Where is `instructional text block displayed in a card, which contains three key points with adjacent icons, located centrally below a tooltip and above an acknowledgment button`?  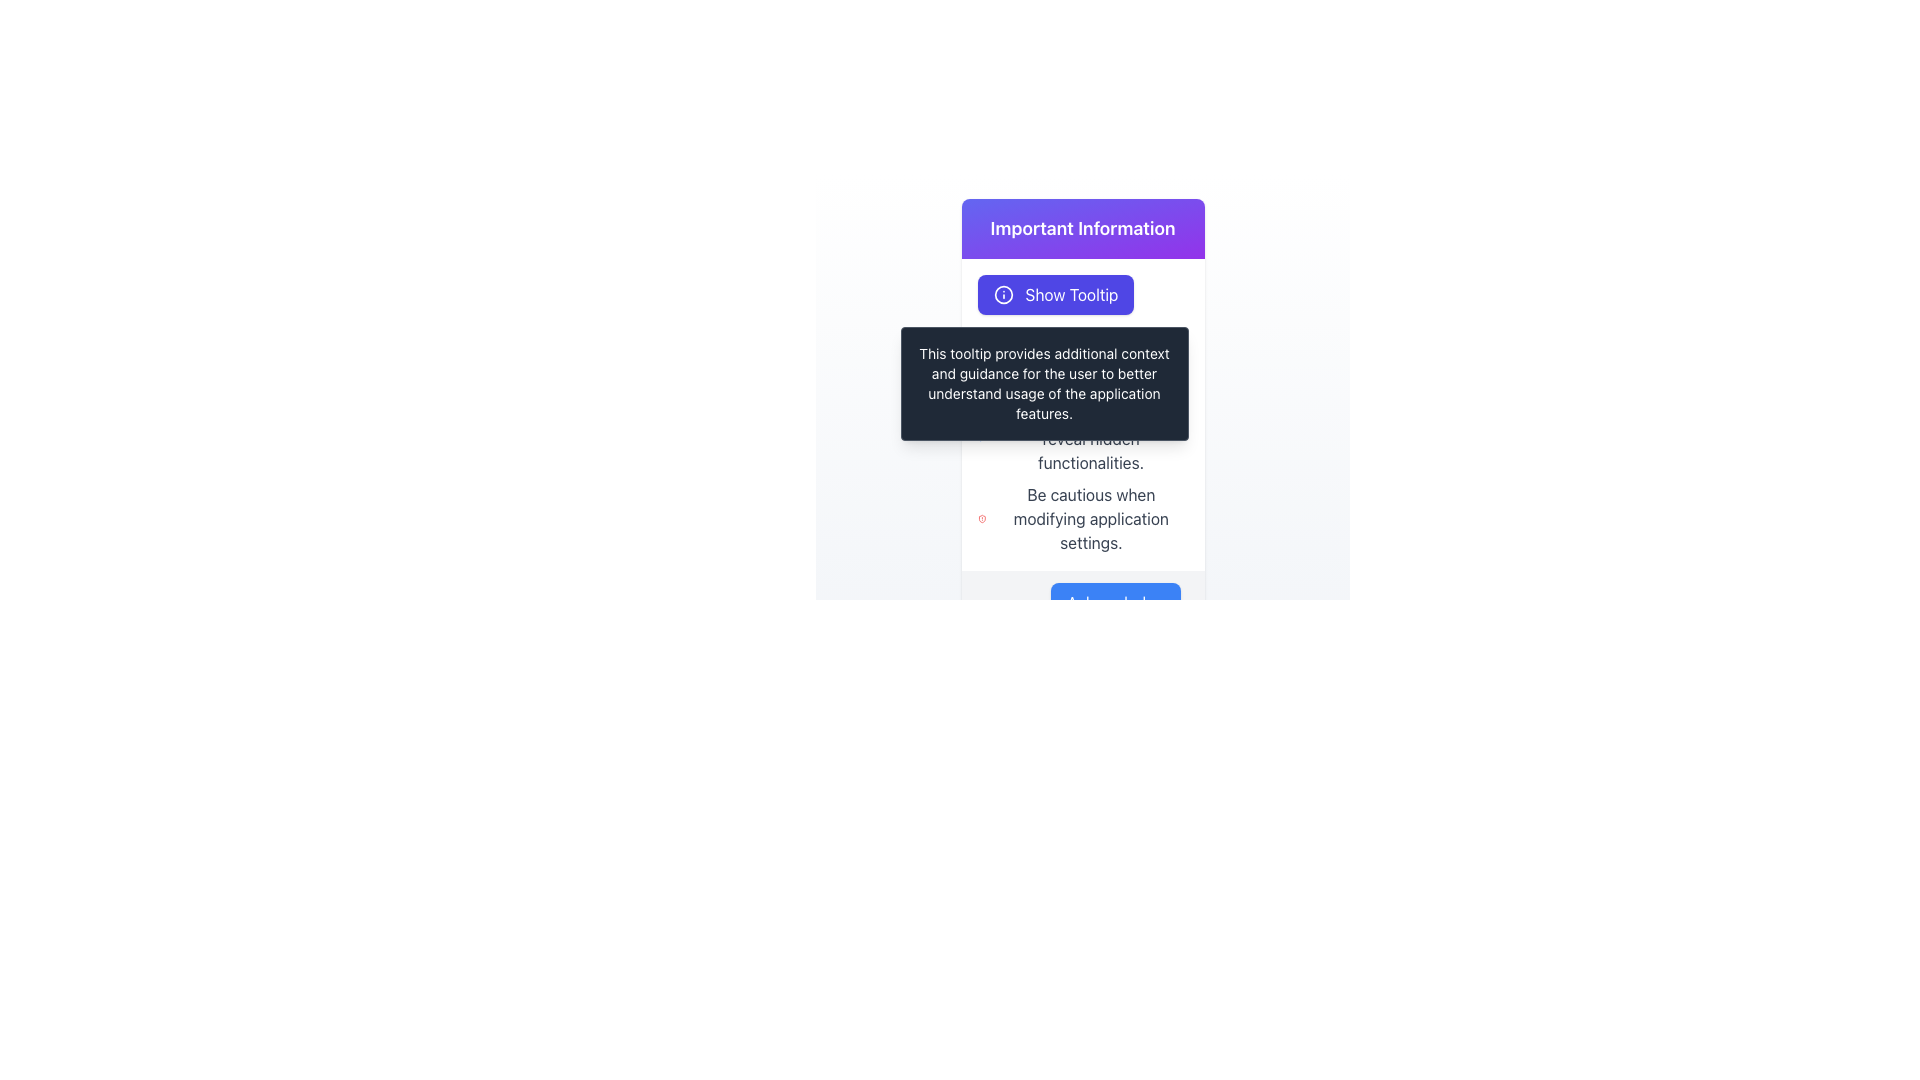 instructional text block displayed in a card, which contains three key points with adjacent icons, located centrally below a tooltip and above an acknowledgment button is located at coordinates (1082, 451).